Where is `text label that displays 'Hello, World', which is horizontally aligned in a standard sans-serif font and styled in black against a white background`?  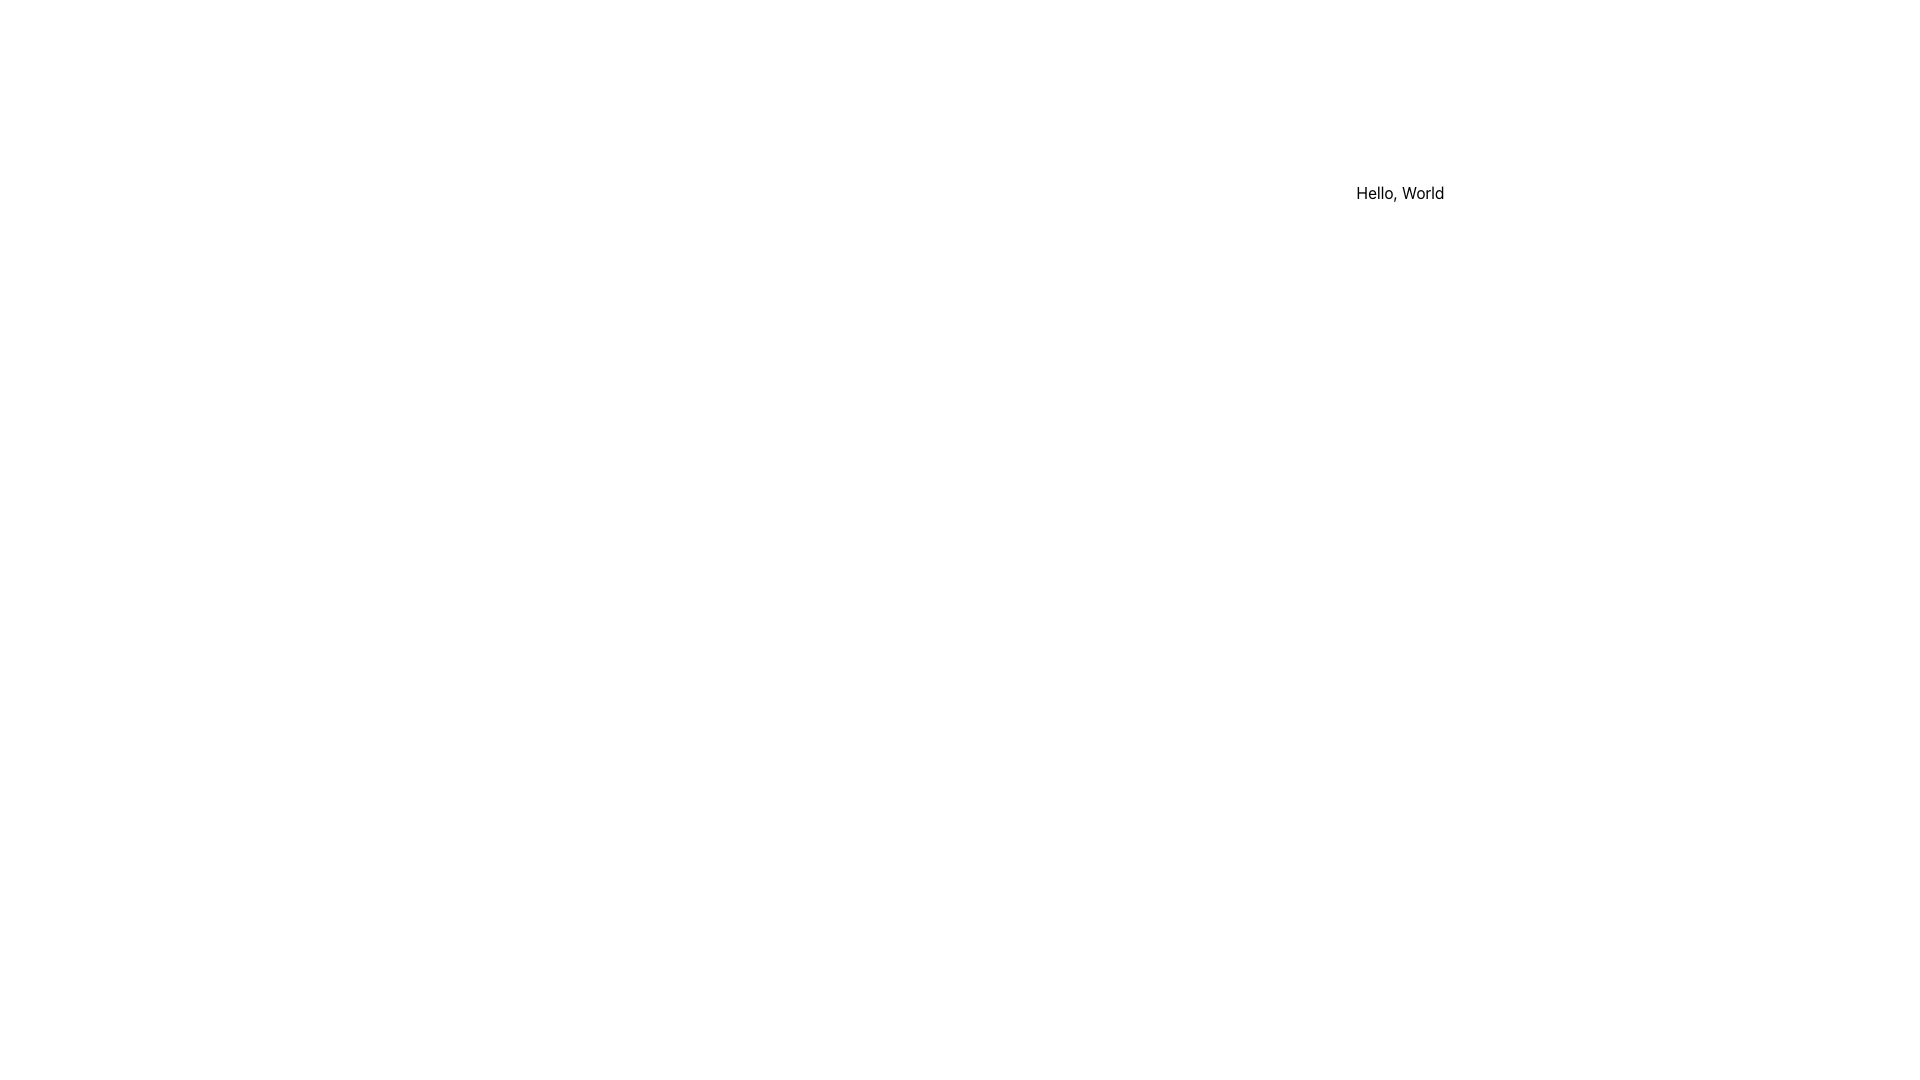
text label that displays 'Hello, World', which is horizontally aligned in a standard sans-serif font and styled in black against a white background is located at coordinates (1399, 192).